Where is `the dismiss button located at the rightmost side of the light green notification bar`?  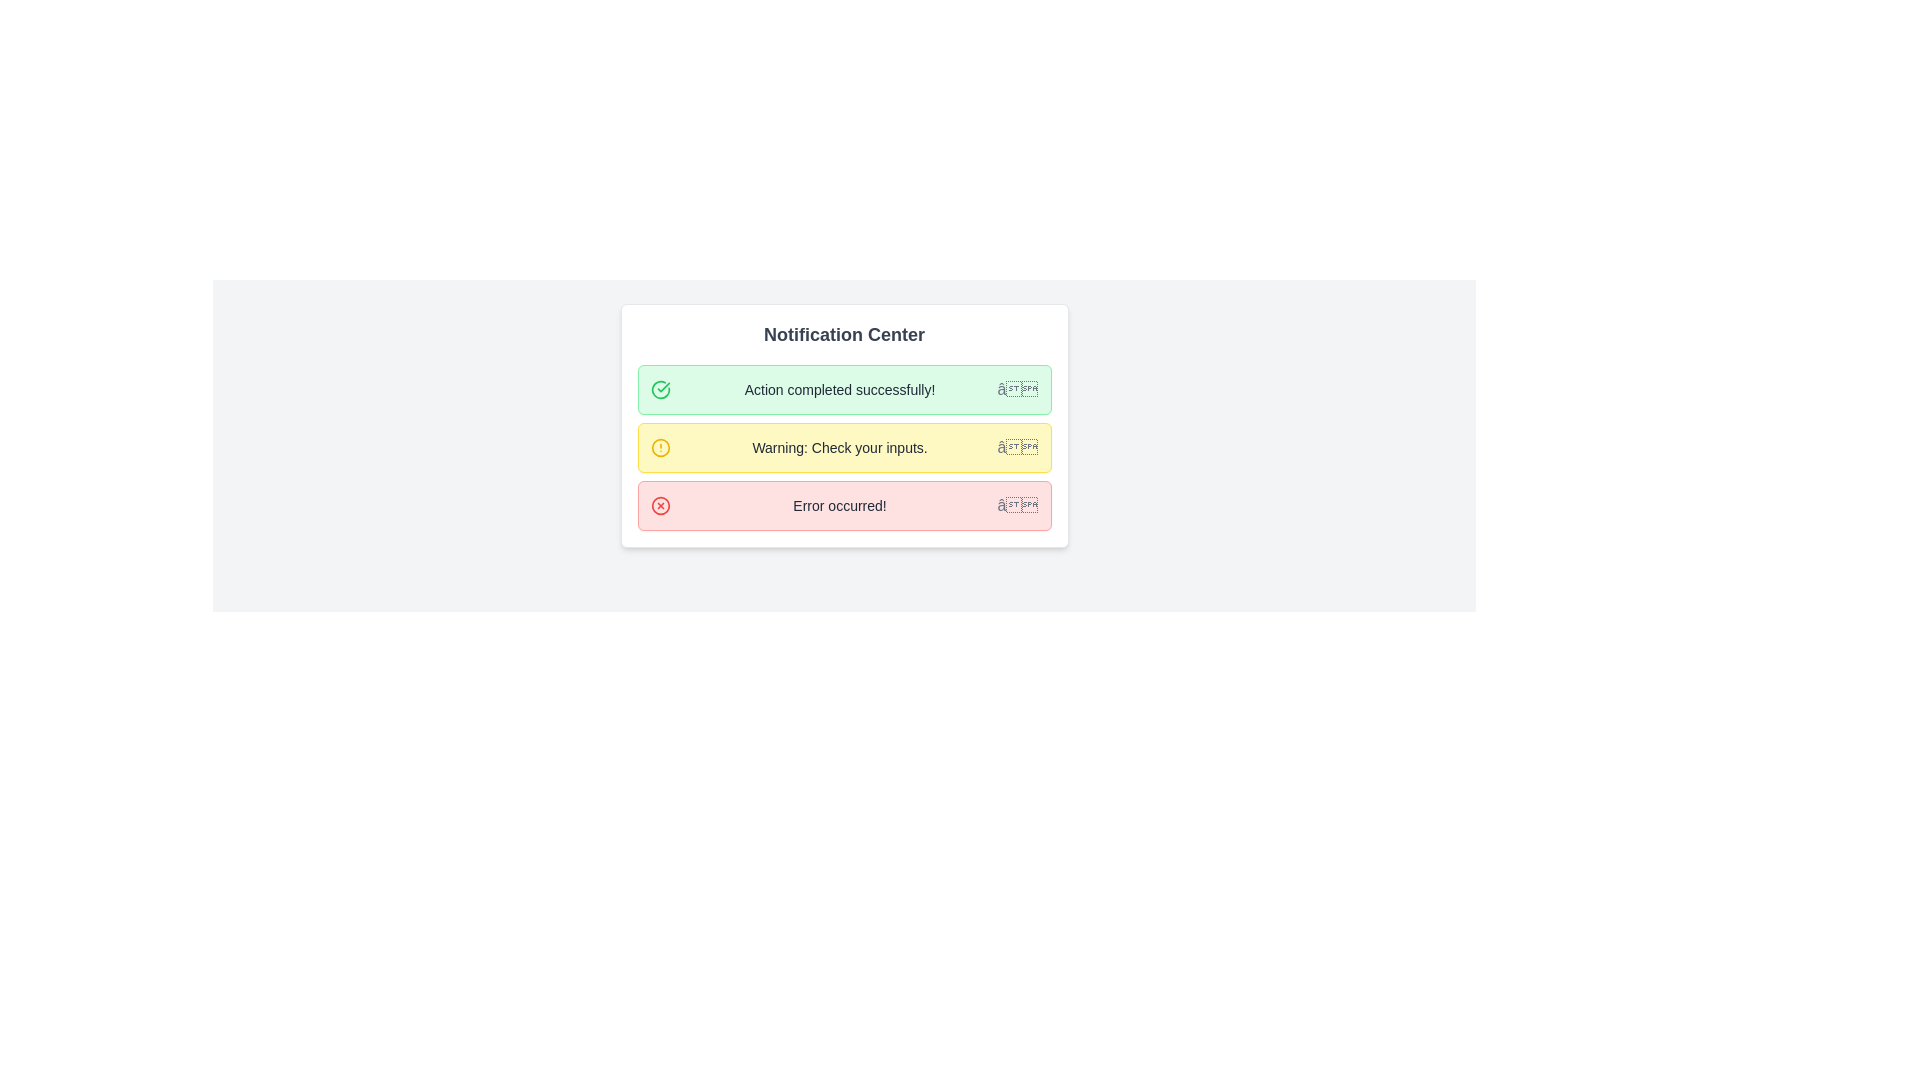
the dismiss button located at the rightmost side of the light green notification bar is located at coordinates (1017, 389).